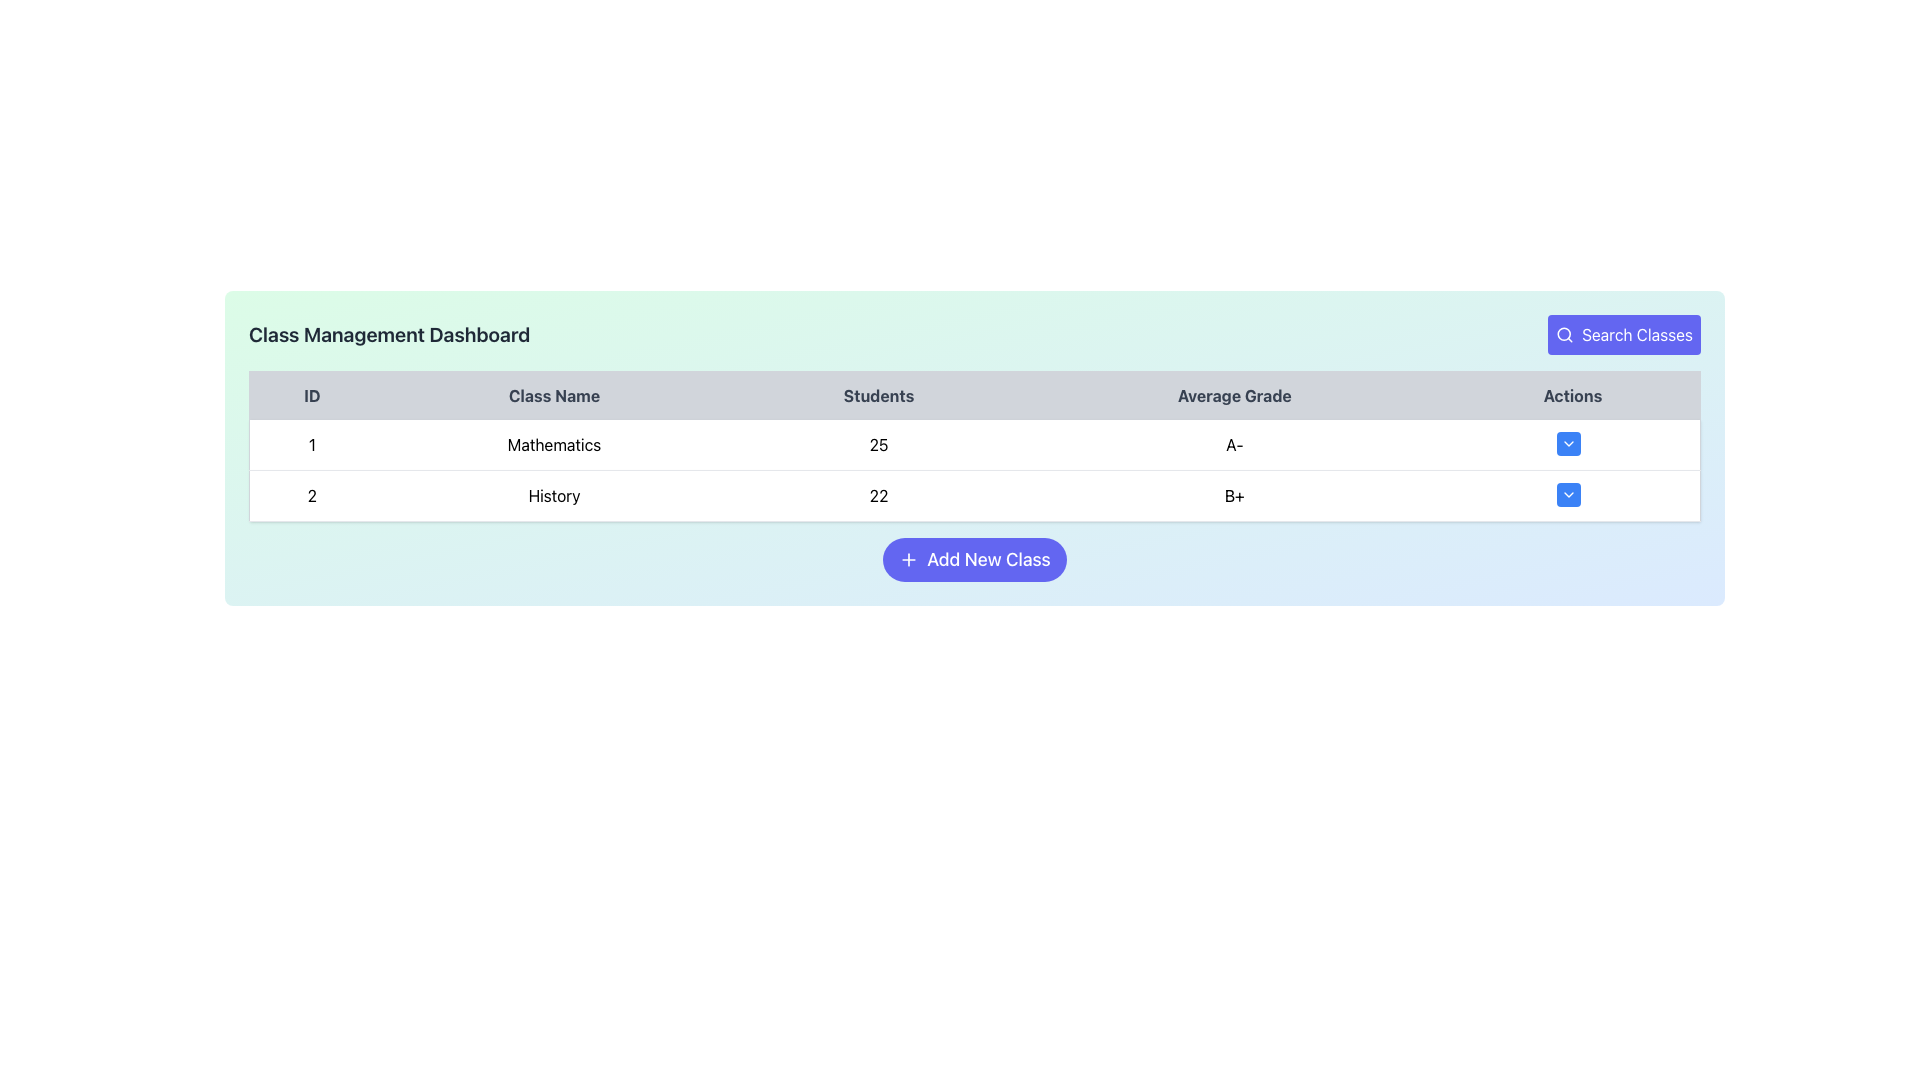 Image resolution: width=1920 pixels, height=1080 pixels. I want to click on the compact blue button with rounded corners and a chevron icon pointing downwards in the 'Actions' column of the second row of the table, corresponding to the 'History' class, so click(1572, 495).